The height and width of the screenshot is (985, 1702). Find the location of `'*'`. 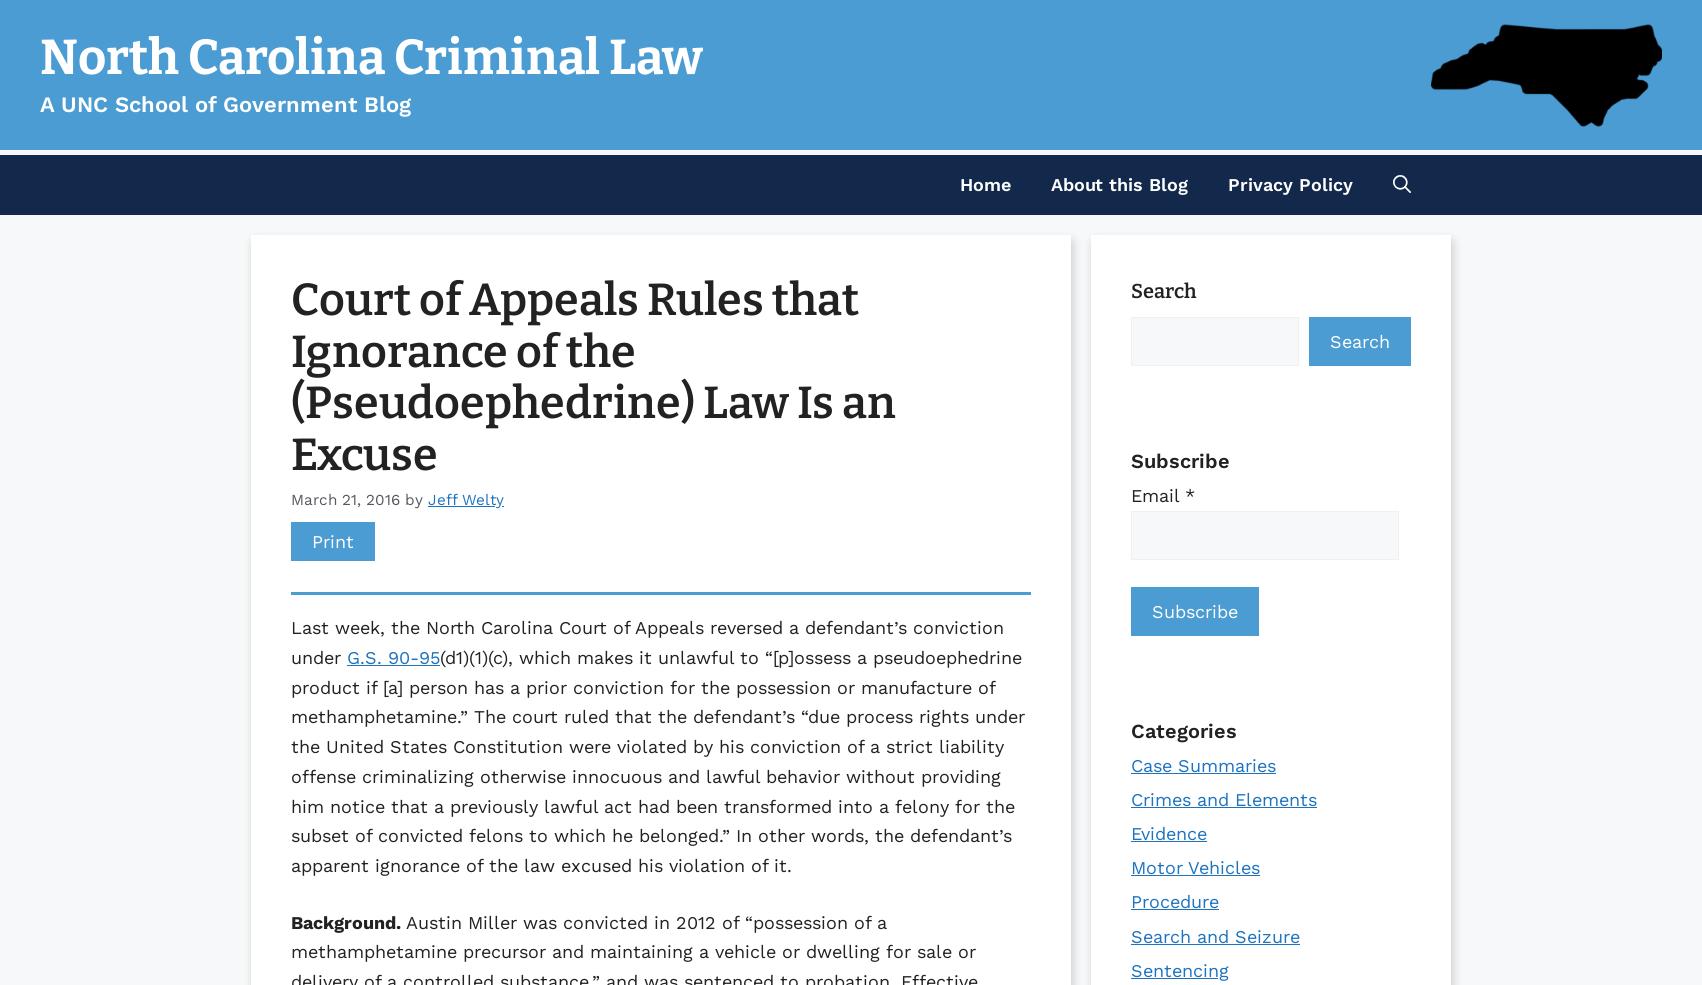

'*' is located at coordinates (1184, 495).